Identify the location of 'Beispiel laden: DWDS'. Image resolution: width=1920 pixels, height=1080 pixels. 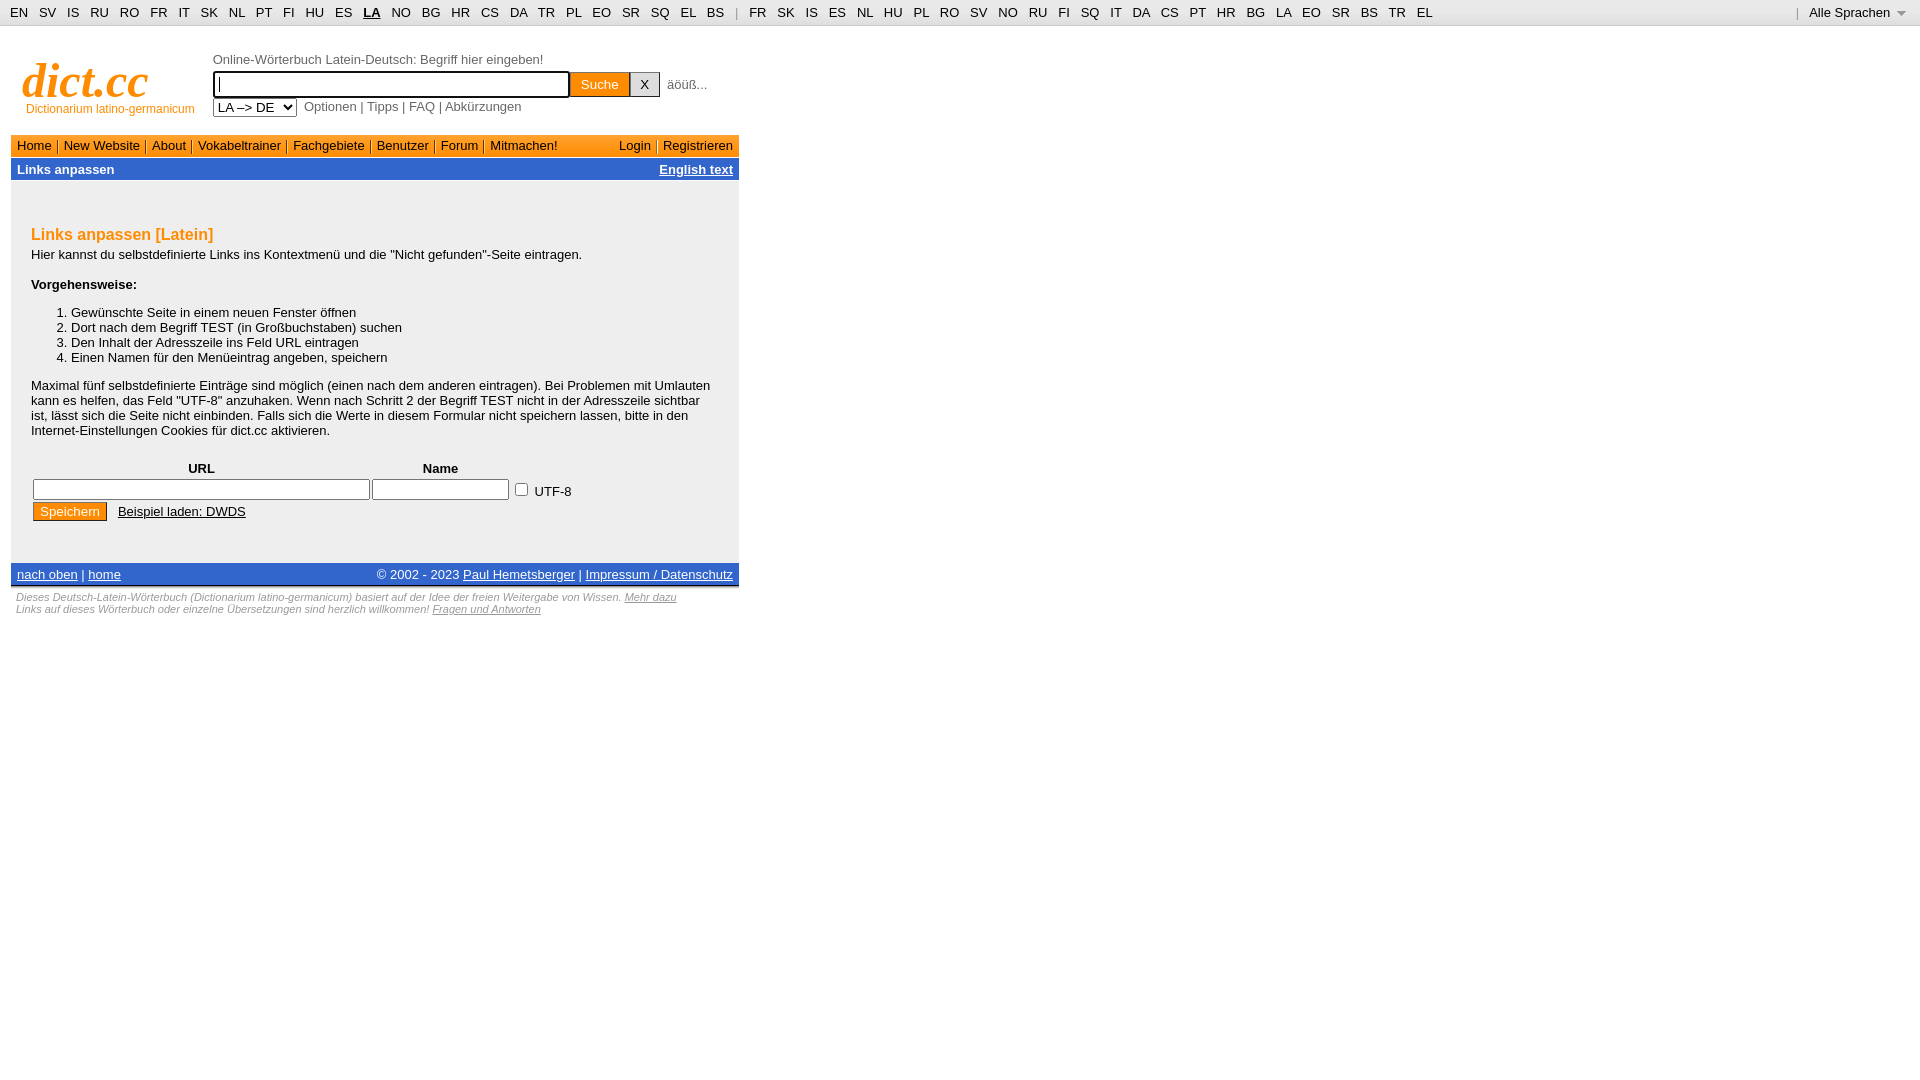
(117, 510).